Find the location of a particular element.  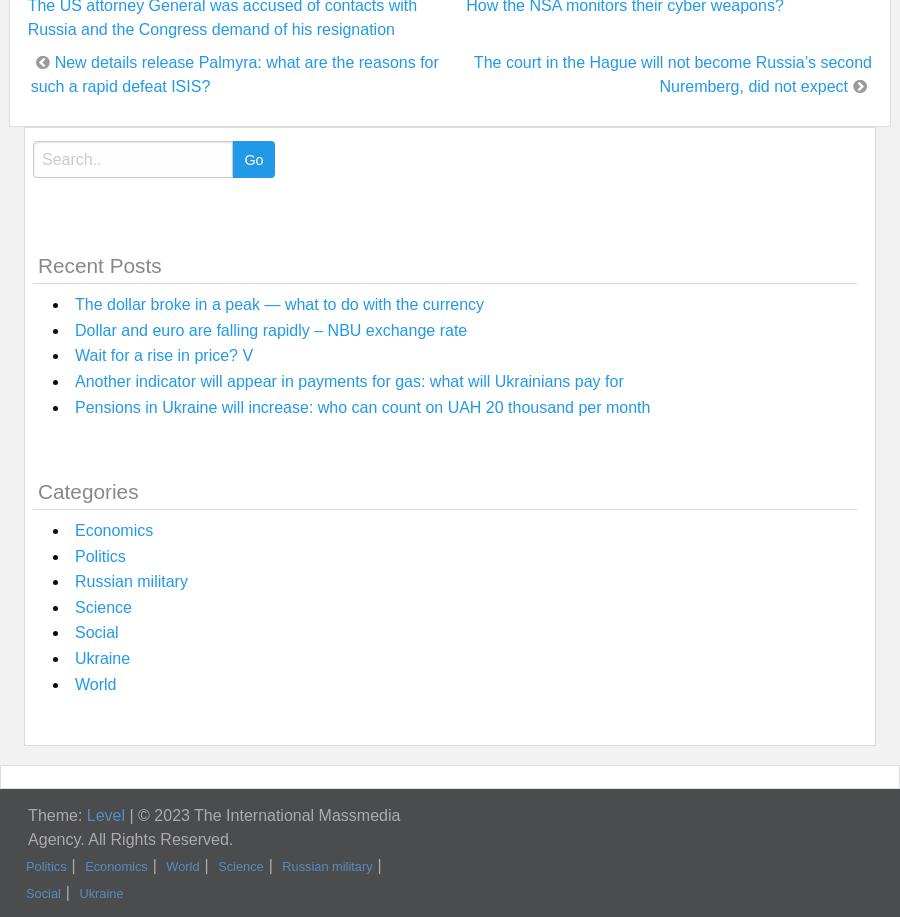

'Level' is located at coordinates (104, 815).